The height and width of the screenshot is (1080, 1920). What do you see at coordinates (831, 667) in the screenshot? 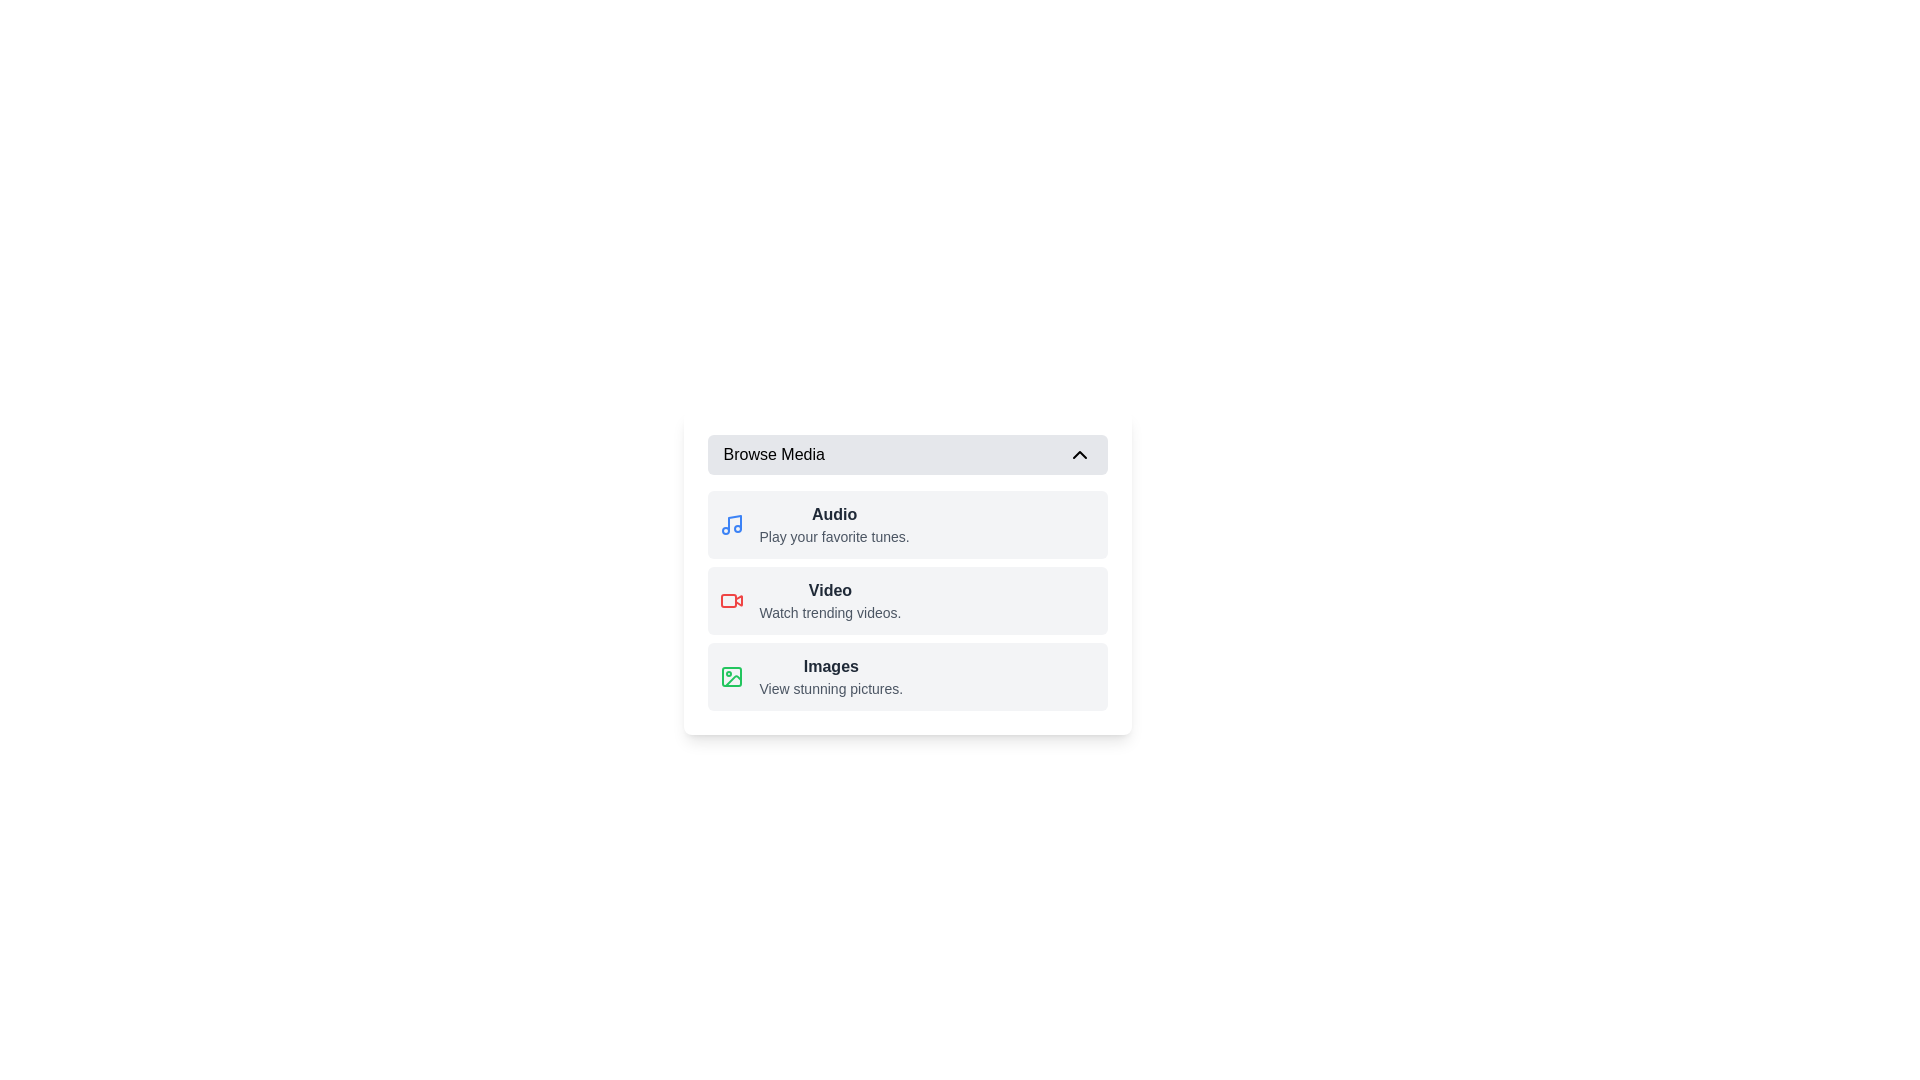
I see `the 'Images' Title label, which is a bold, dark gray text header located in the 'Browse Media' section` at bounding box center [831, 667].